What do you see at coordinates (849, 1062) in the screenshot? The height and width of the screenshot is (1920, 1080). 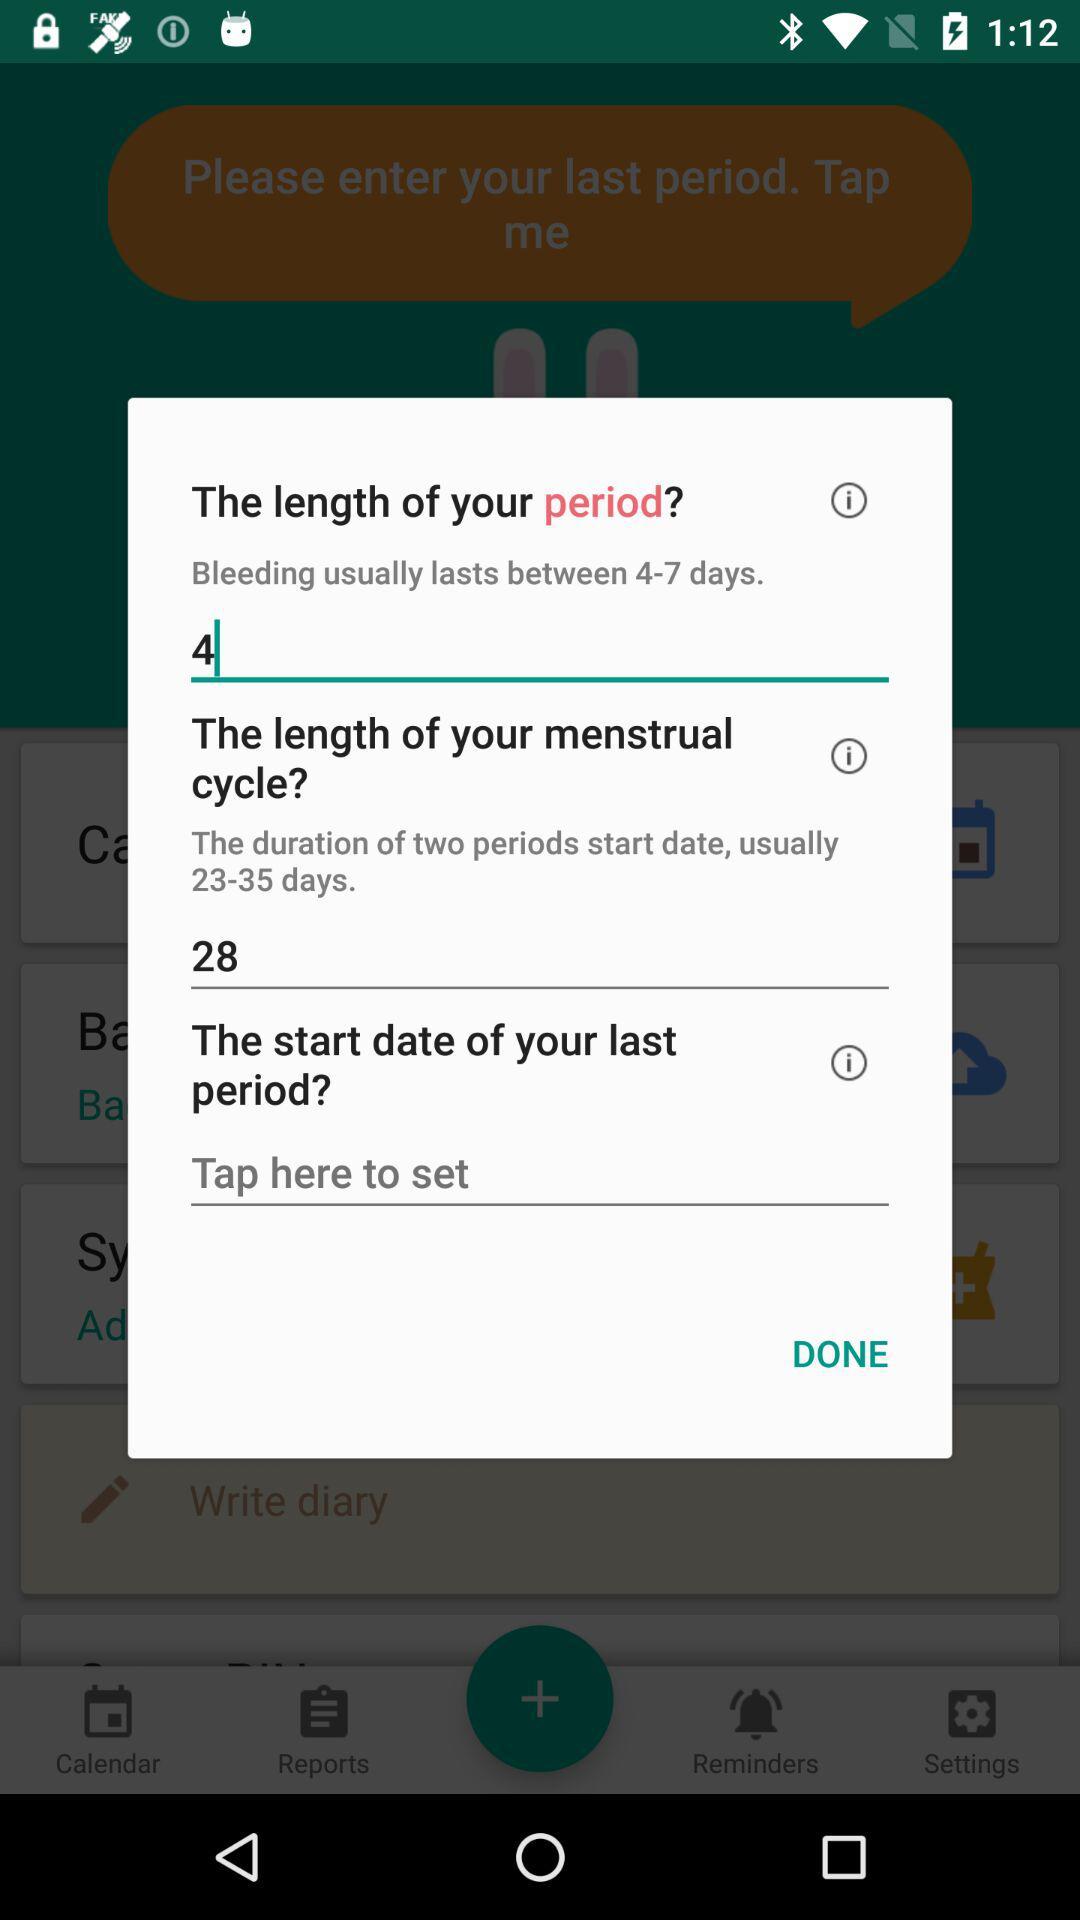 I see `see information` at bounding box center [849, 1062].